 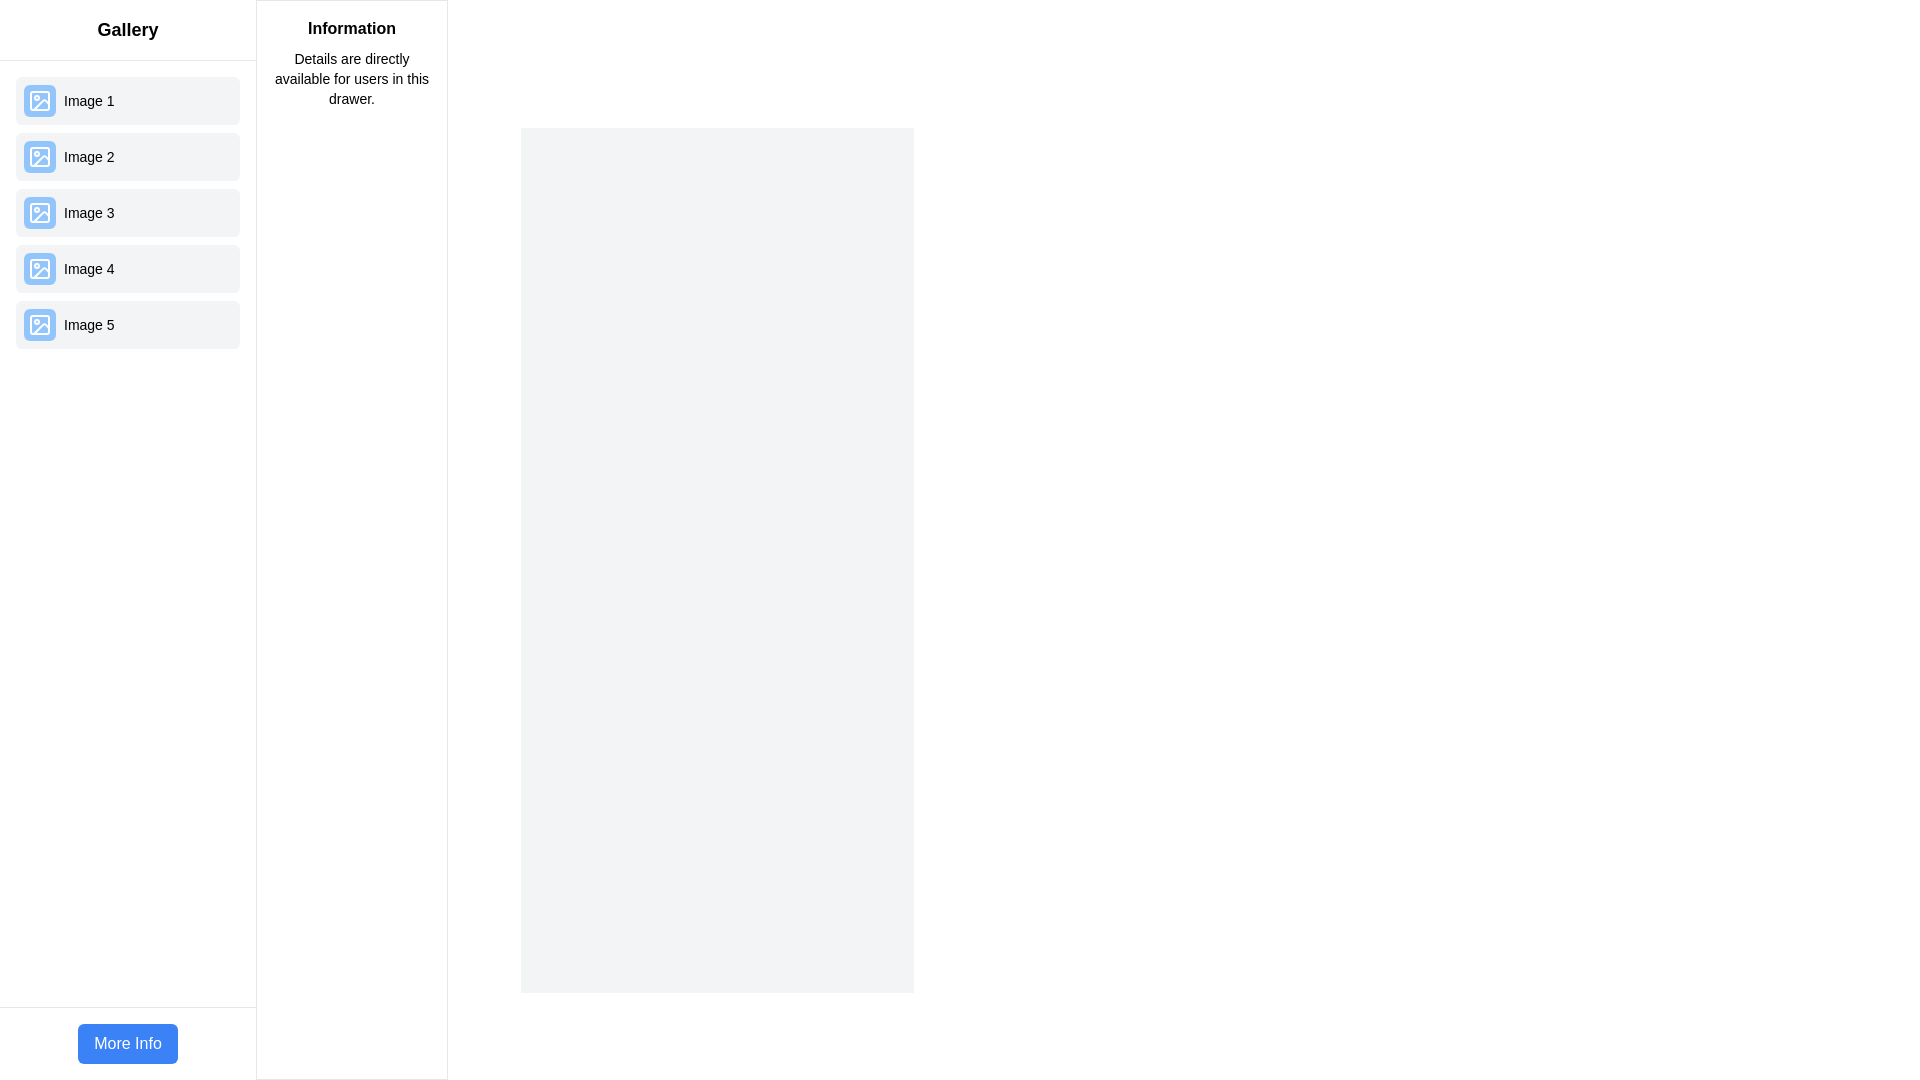 What do you see at coordinates (39, 268) in the screenshot?
I see `the blue rounded square icon with a white image symbol located` at bounding box center [39, 268].